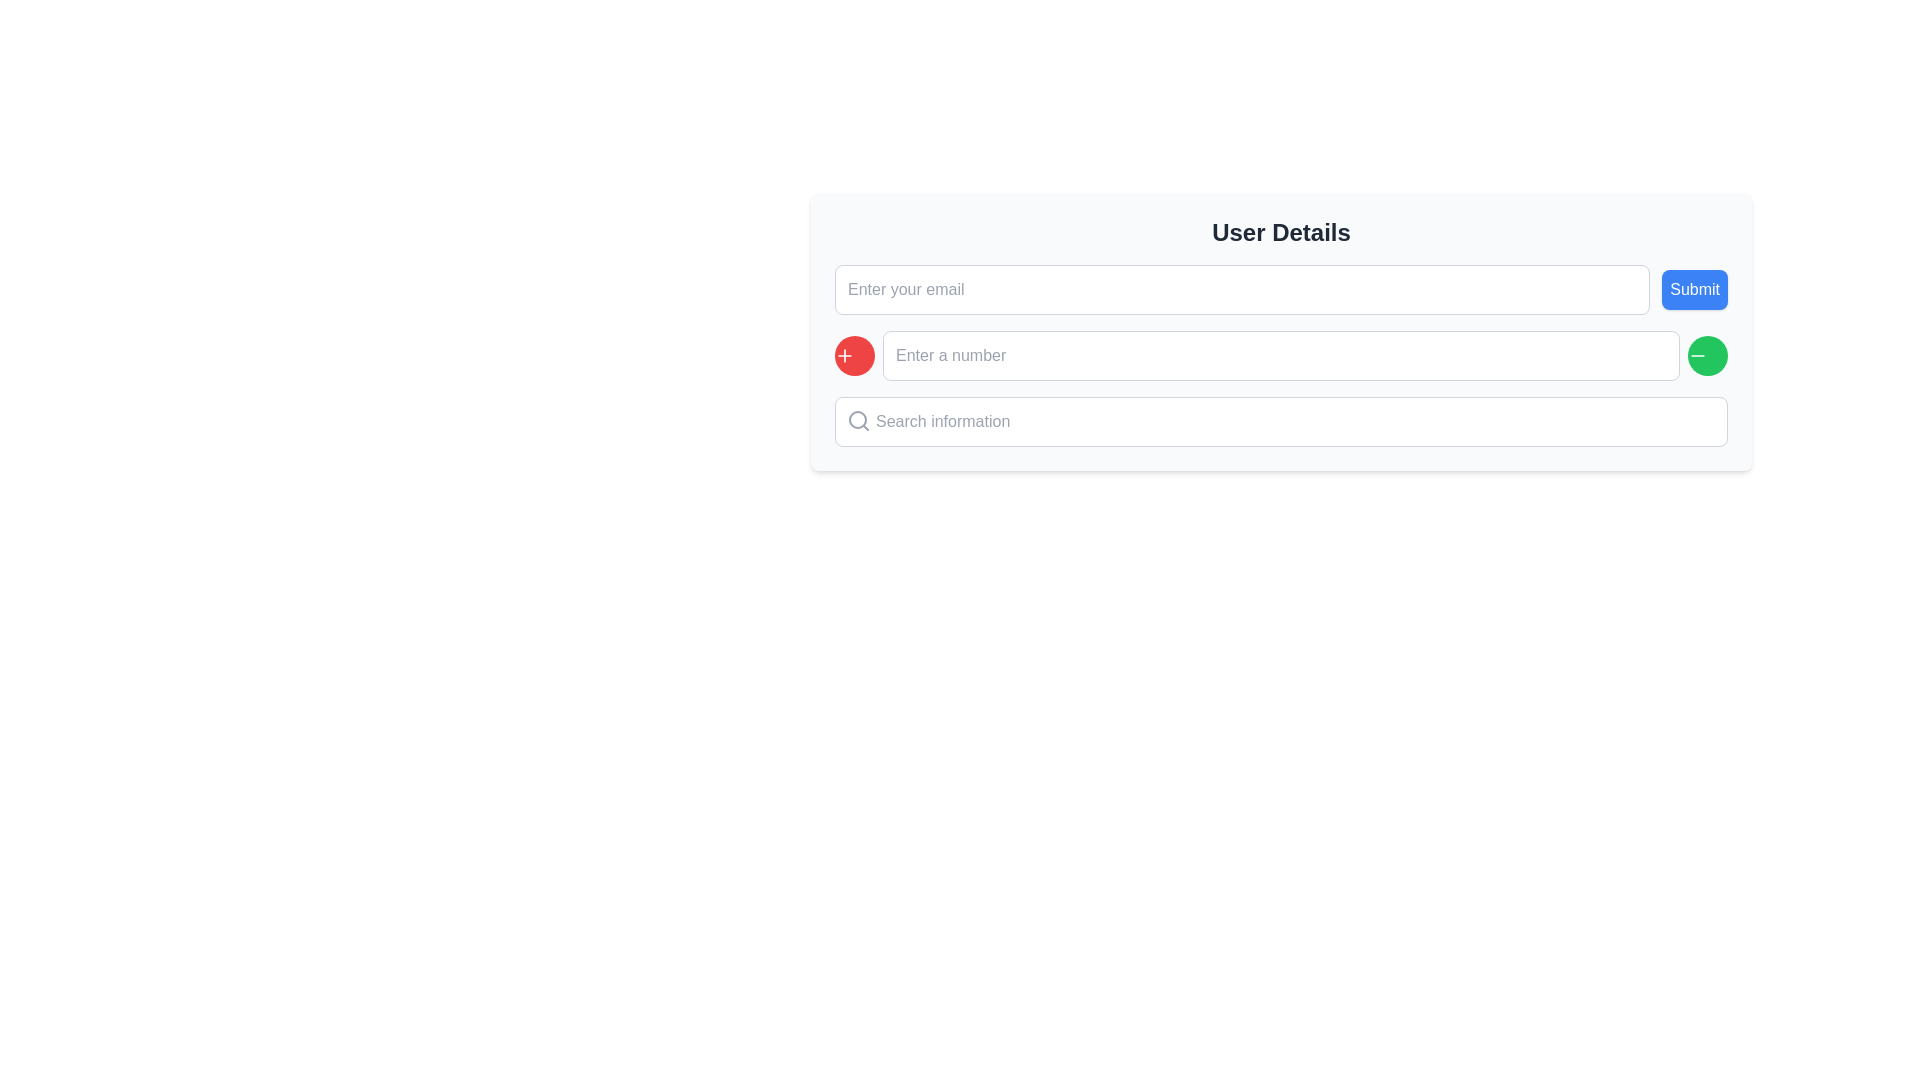 The width and height of the screenshot is (1920, 1080). I want to click on the search icon located on the left side of the input field labeled 'Search information', so click(859, 419).